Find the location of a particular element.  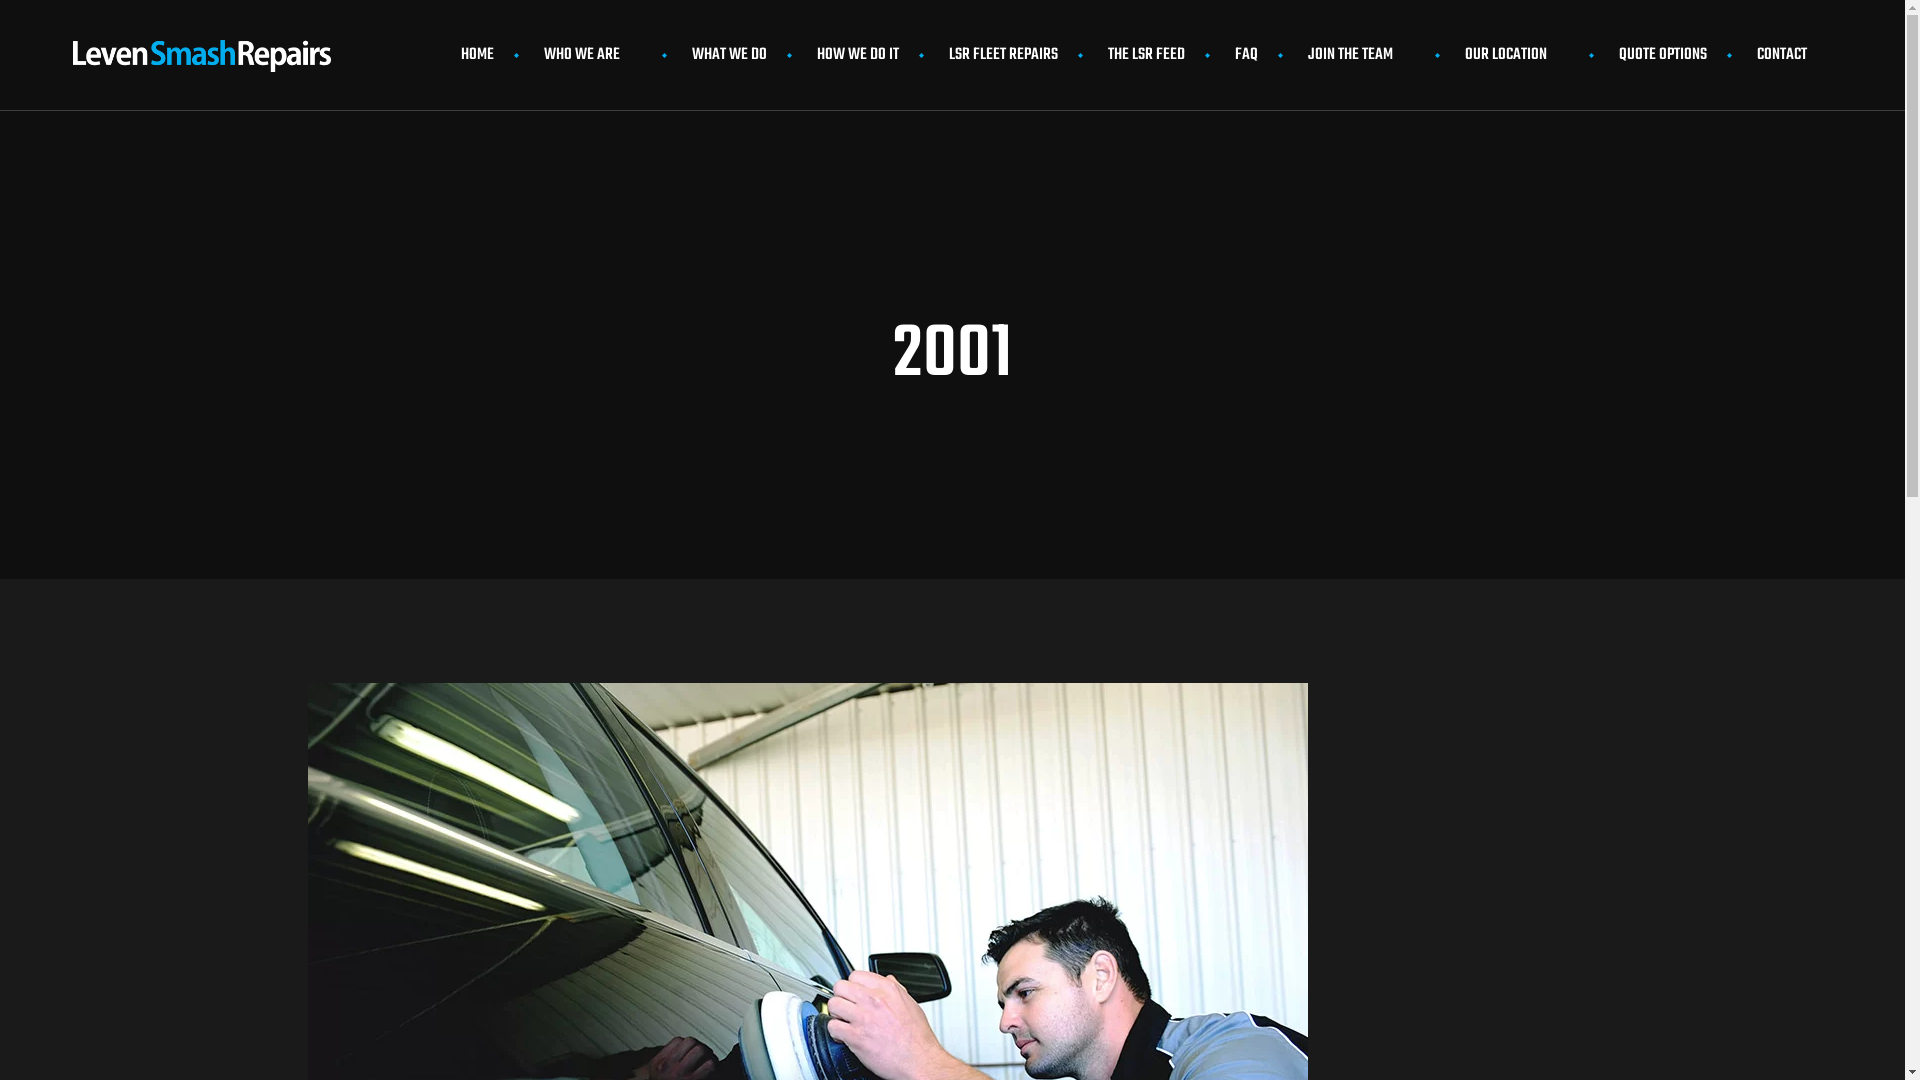

'LSR FLEET REPAIRS' is located at coordinates (923, 53).